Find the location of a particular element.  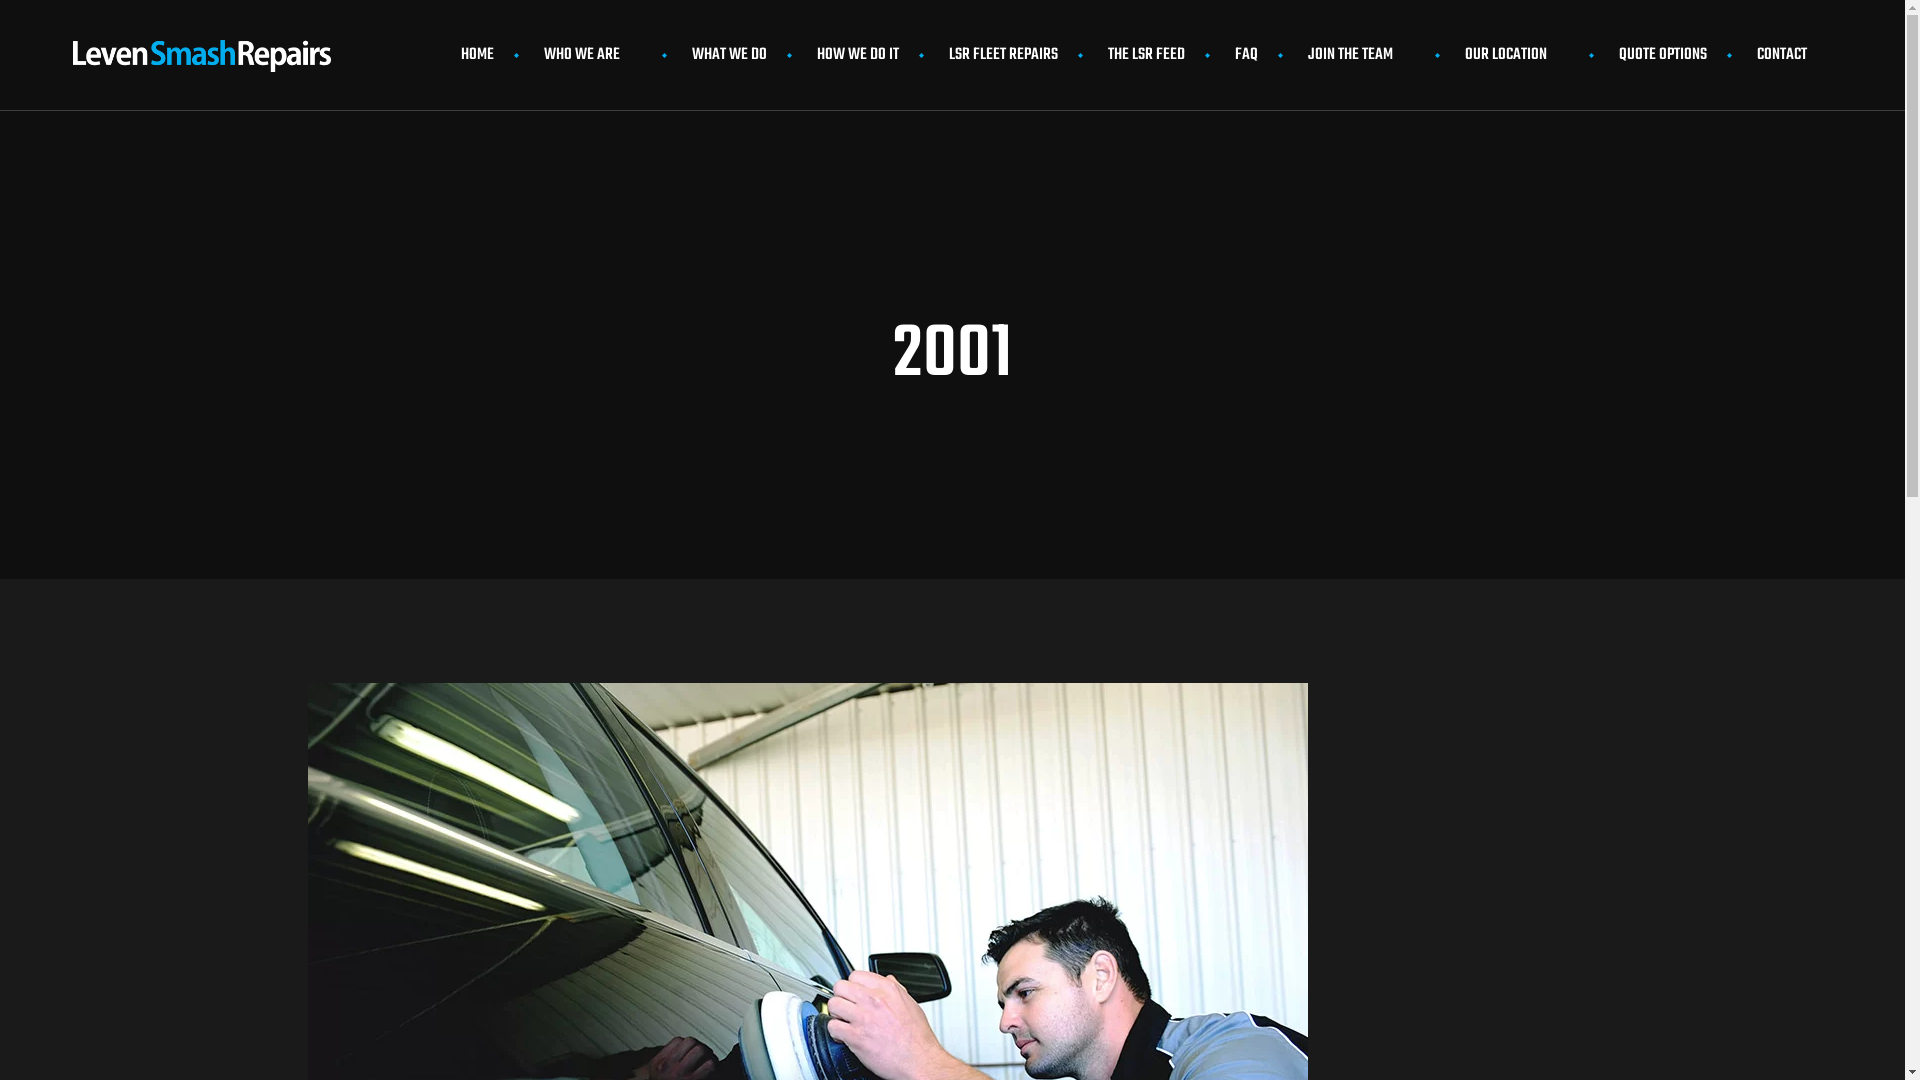

'LSR FLEET REPAIRS' is located at coordinates (923, 53).